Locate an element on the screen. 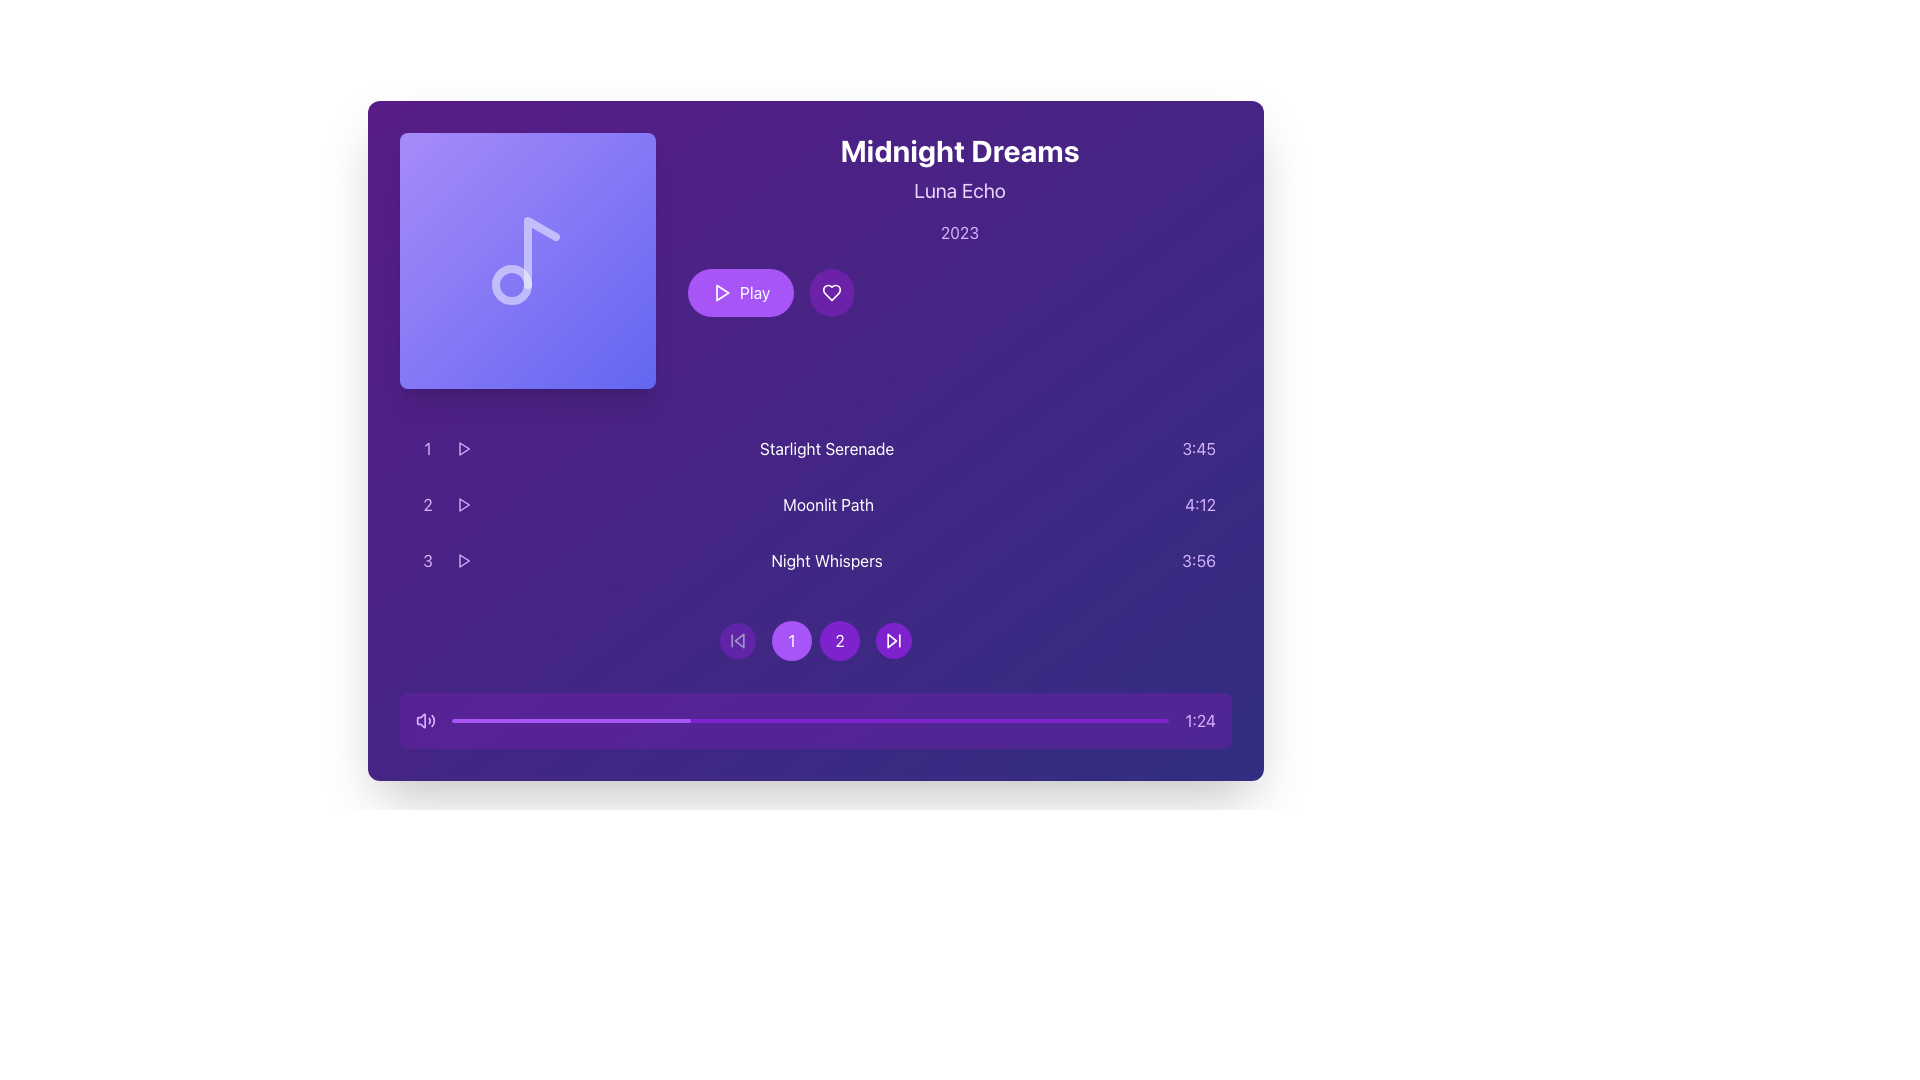 This screenshot has height=1080, width=1920. the text label displaying 'Starlight Serenade', which is the title of the first song in the list, located horizontally centered between the play icon and the song duration is located at coordinates (827, 447).